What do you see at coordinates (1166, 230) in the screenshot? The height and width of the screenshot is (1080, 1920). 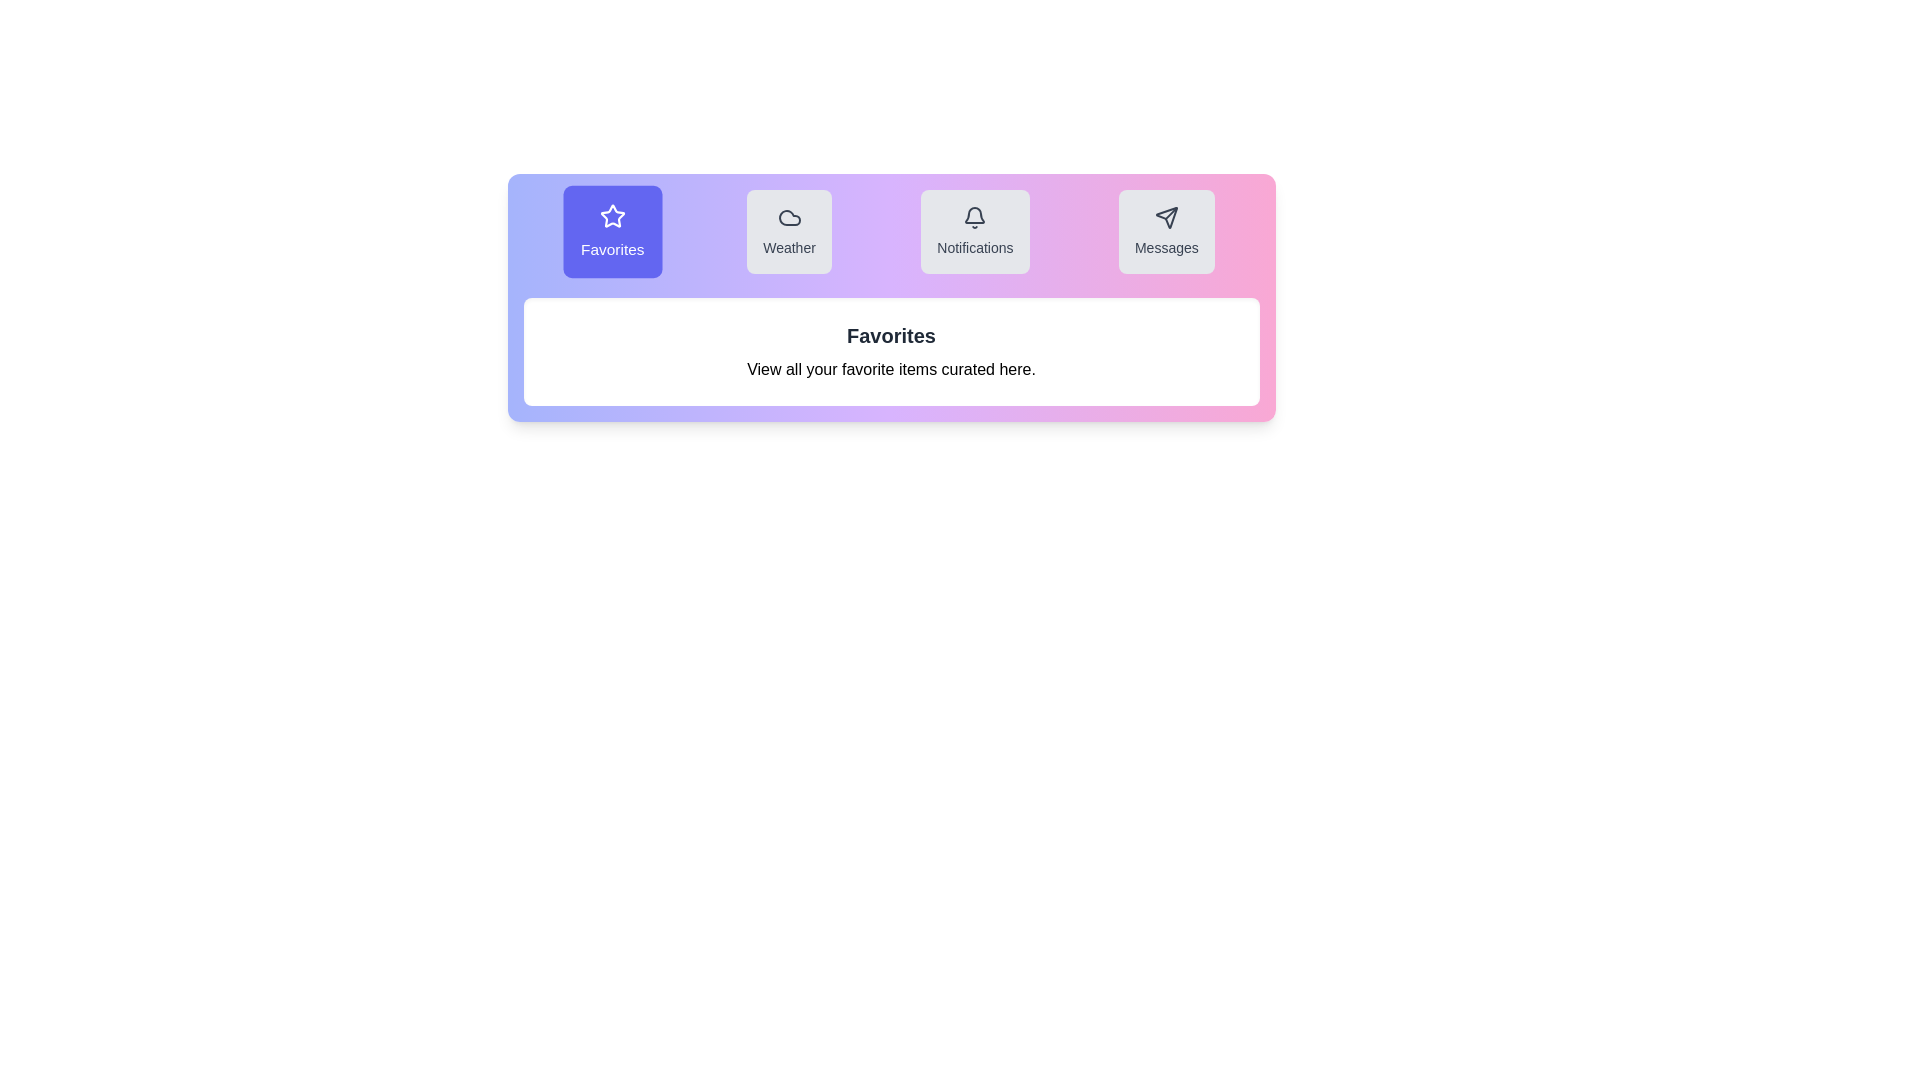 I see `the tab corresponding to Messages to highlight it` at bounding box center [1166, 230].